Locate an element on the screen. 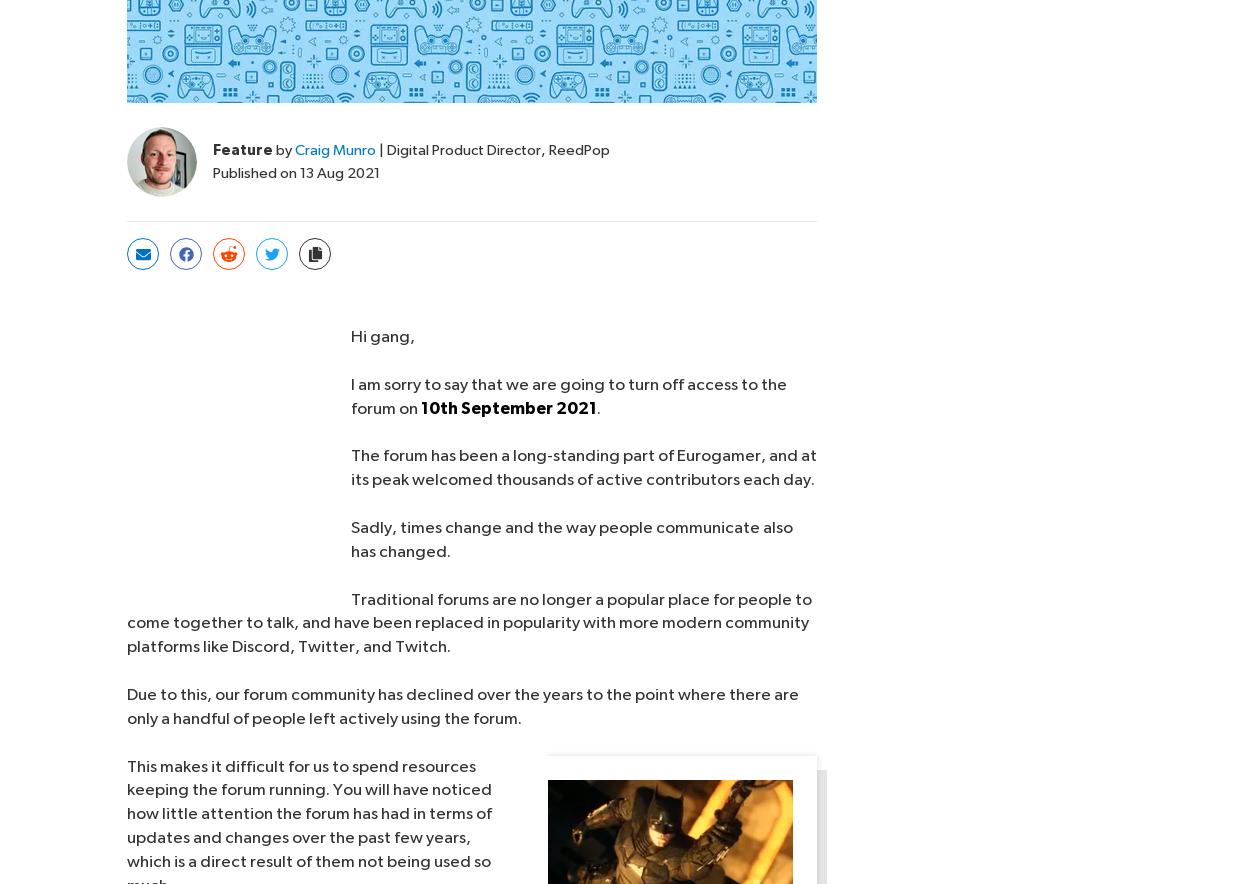  'Authors' is located at coordinates (575, 727).